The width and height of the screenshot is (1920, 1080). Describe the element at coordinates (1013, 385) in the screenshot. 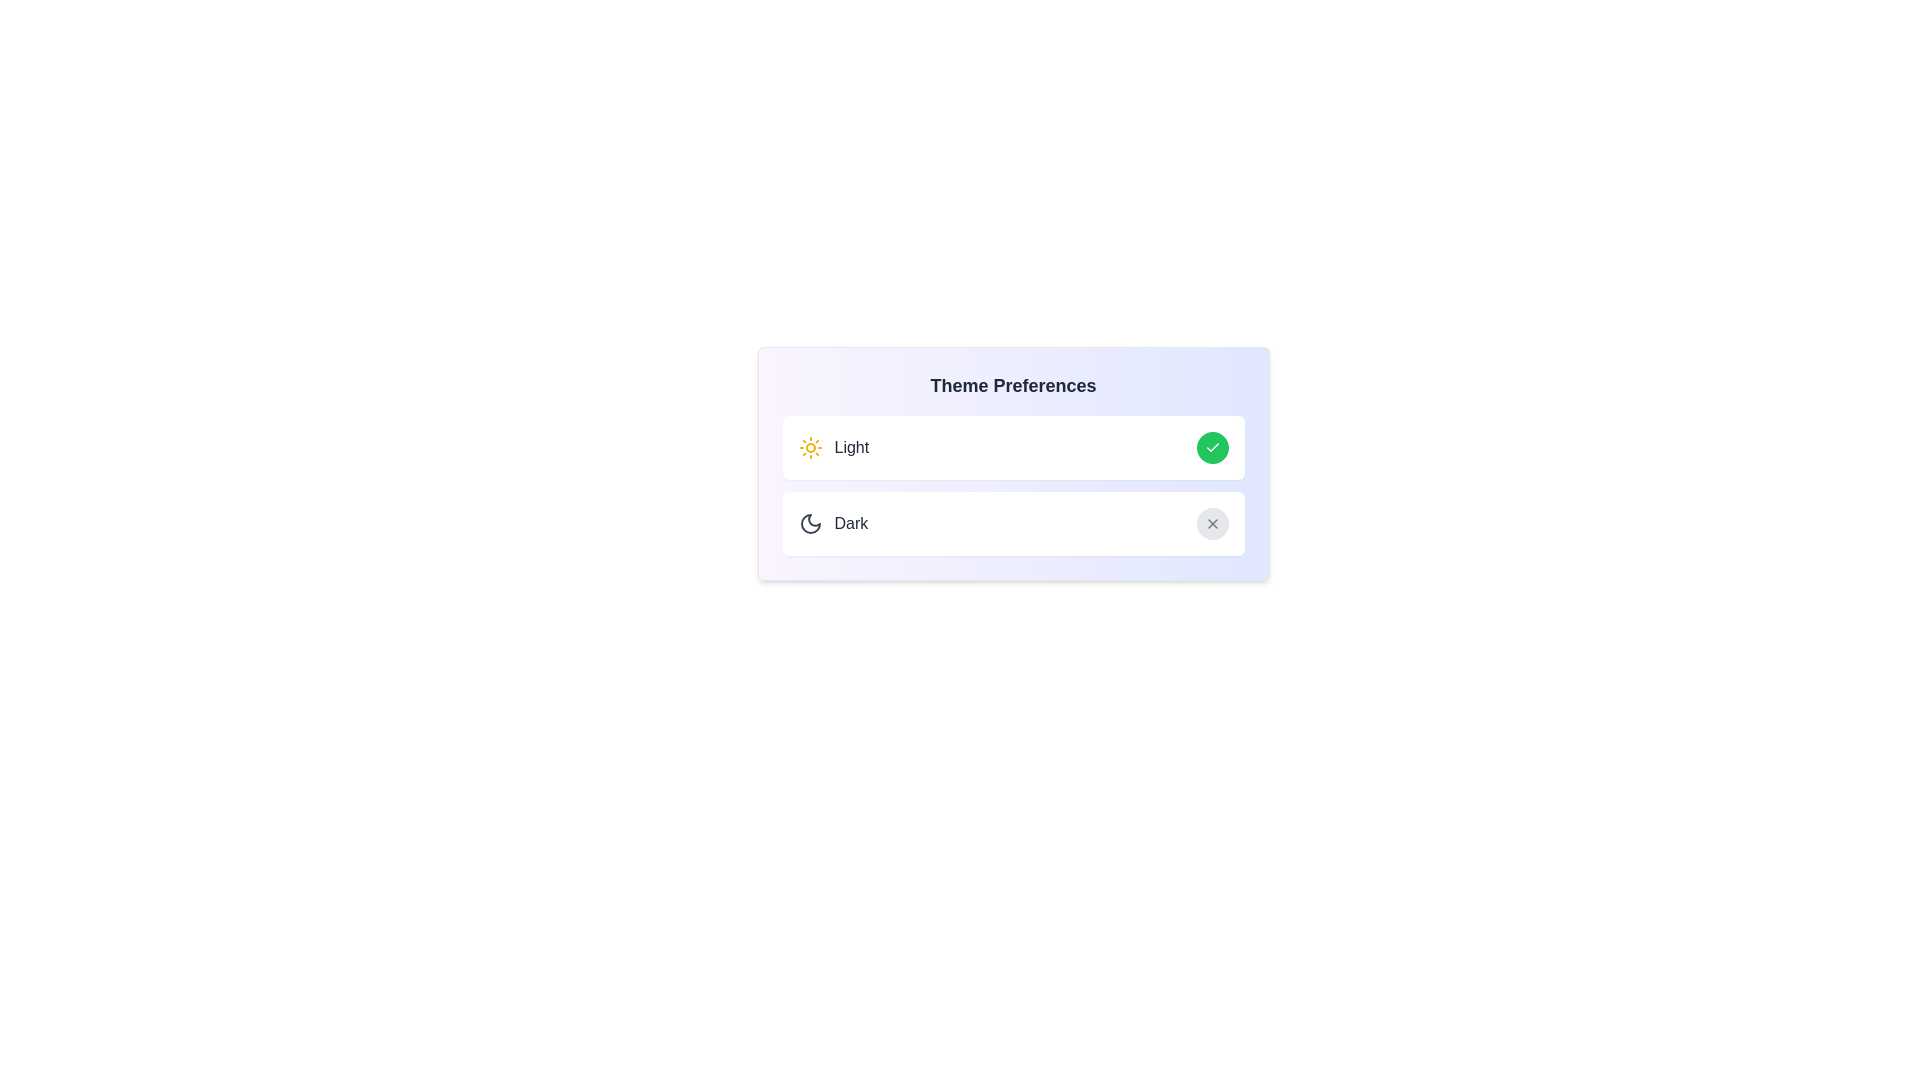

I see `the 'Theme Preferences' title text by clicking on its center` at that location.